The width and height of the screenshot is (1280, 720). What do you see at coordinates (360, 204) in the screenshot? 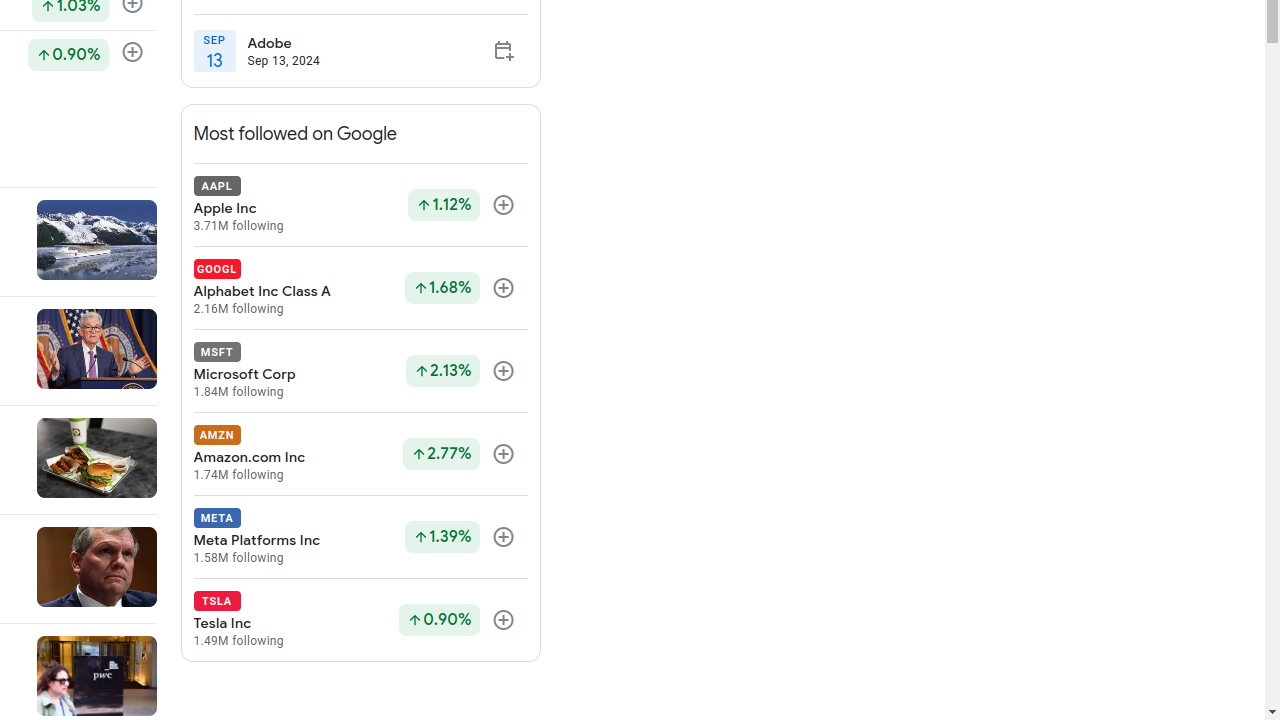
I see `'AAPL Apple Inc 3.71M following Up by 1.12% Follow'` at bounding box center [360, 204].